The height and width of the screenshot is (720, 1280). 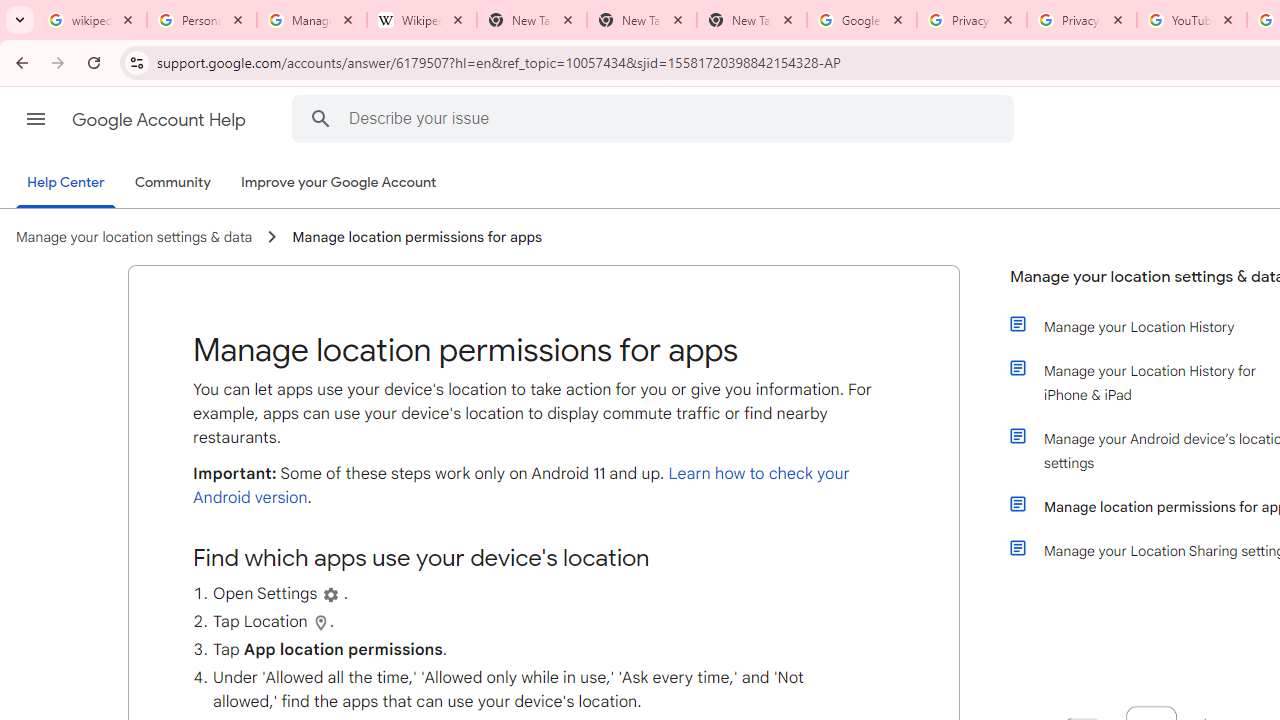 What do you see at coordinates (521, 486) in the screenshot?
I see `'Learn how to check your Android version'` at bounding box center [521, 486].